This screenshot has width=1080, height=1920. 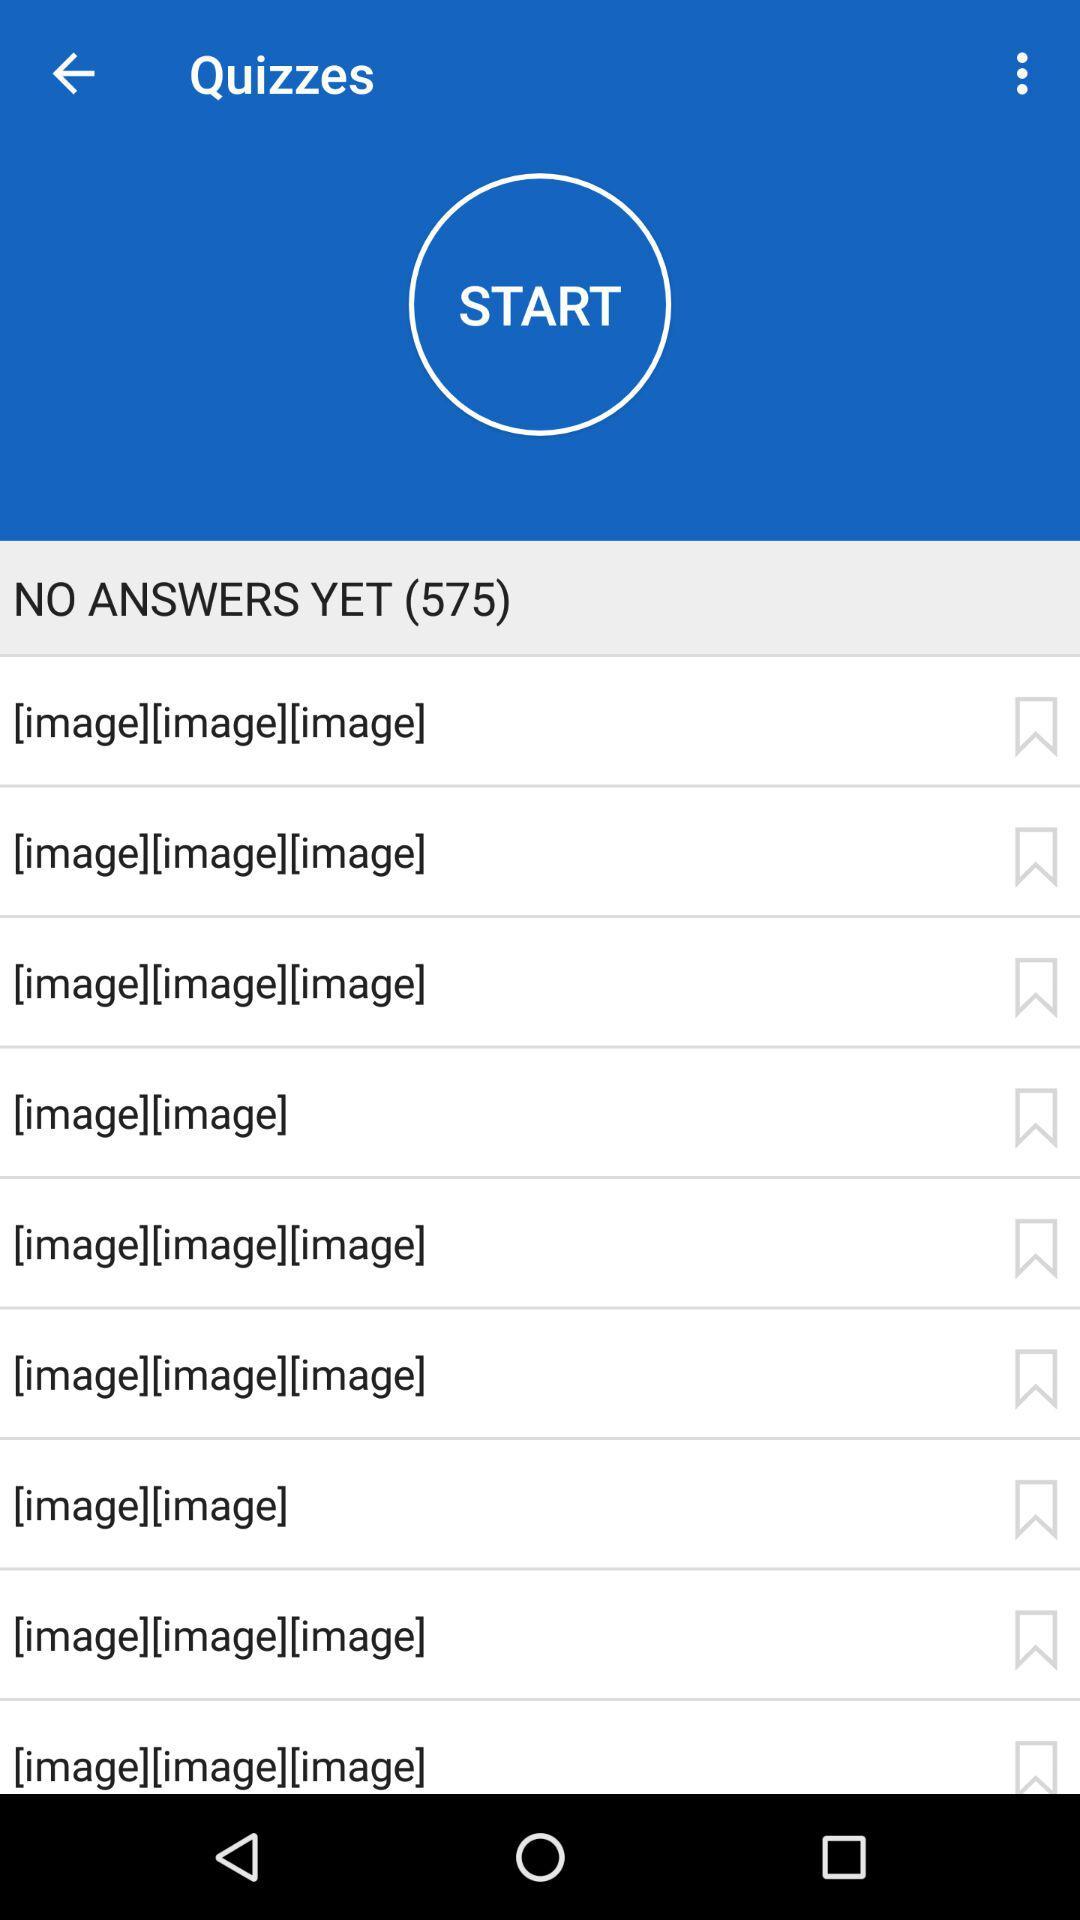 I want to click on bookmark item, so click(x=1035, y=1117).